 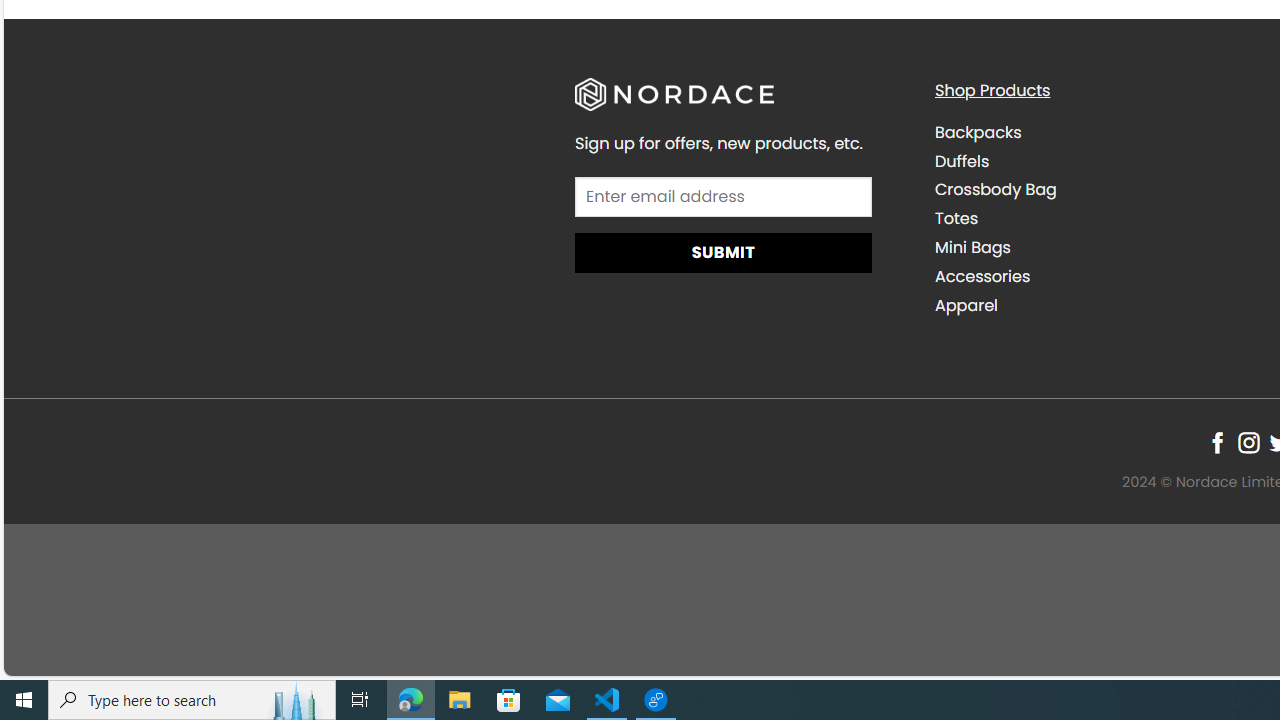 I want to click on 'Submit', so click(x=722, y=252).